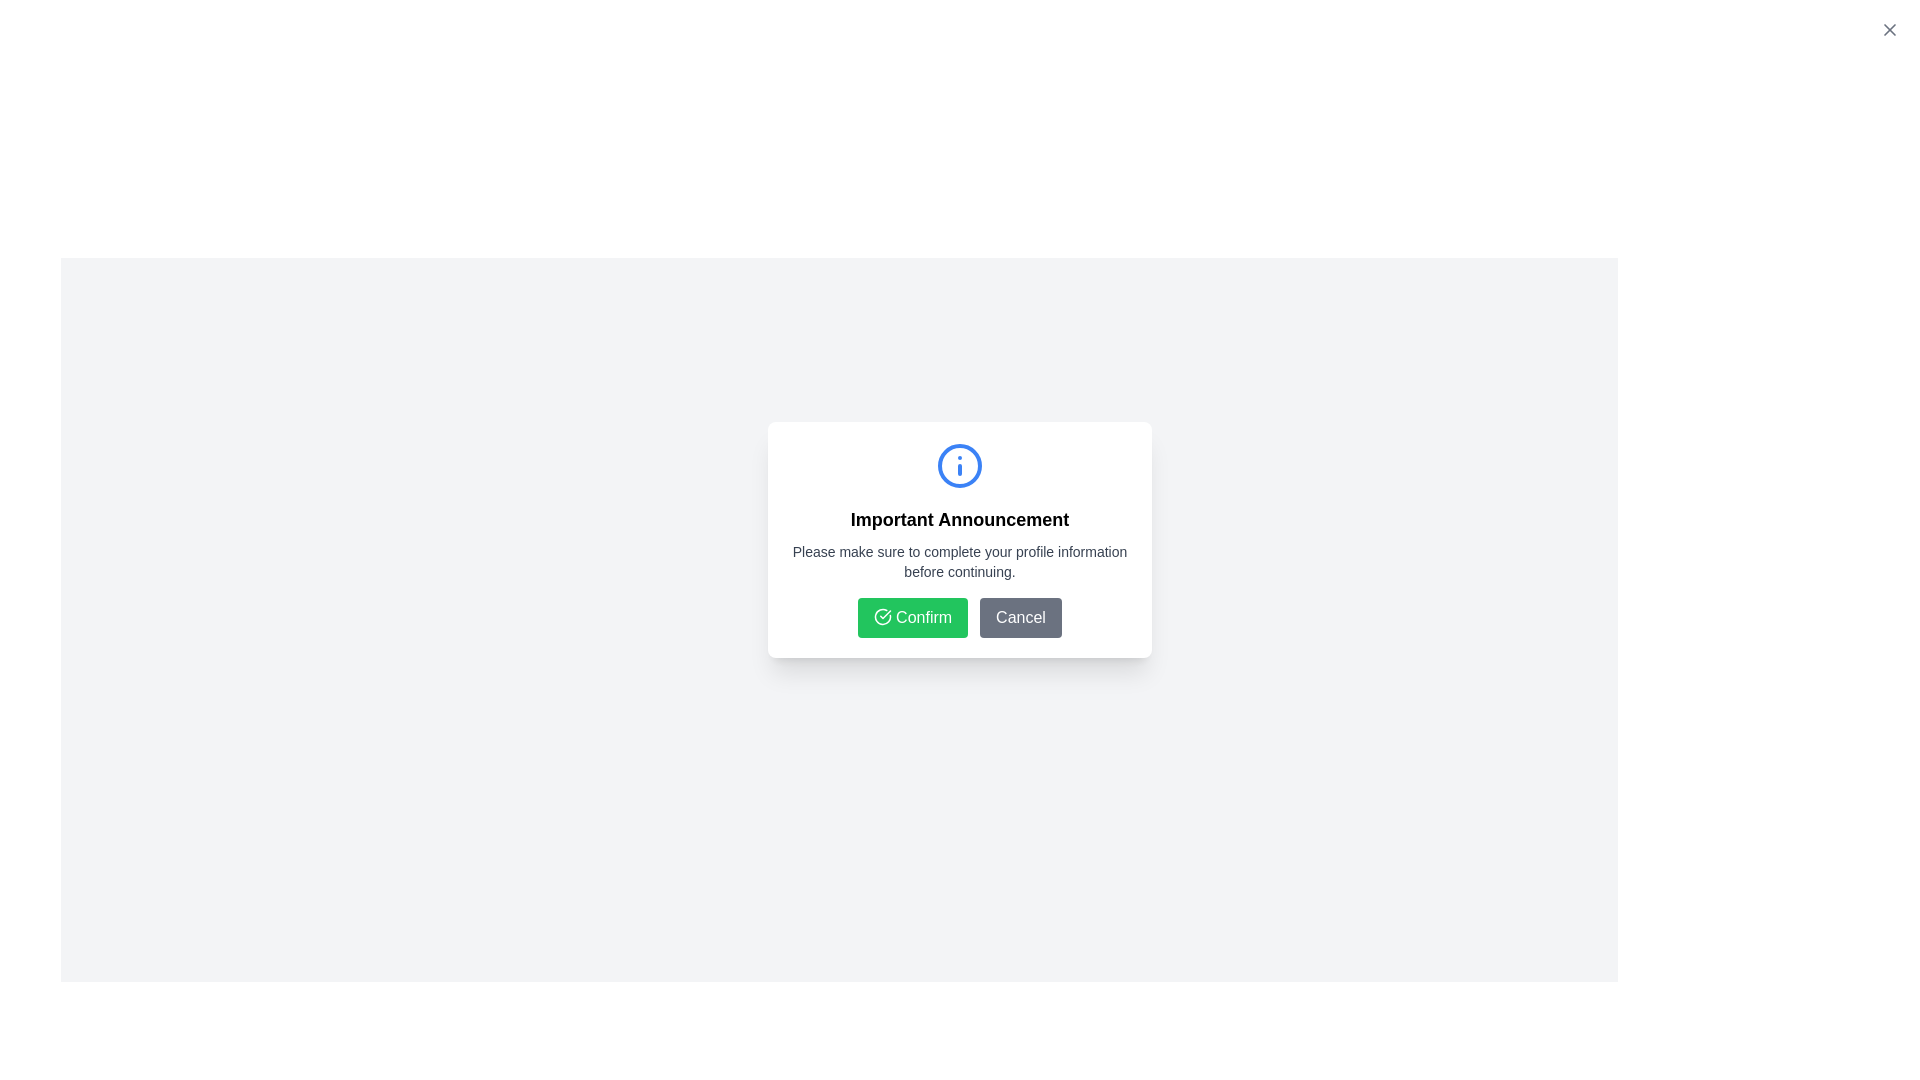 This screenshot has height=1080, width=1920. Describe the element at coordinates (912, 616) in the screenshot. I see `the green 'Confirm' button in the modal dialog box` at that location.